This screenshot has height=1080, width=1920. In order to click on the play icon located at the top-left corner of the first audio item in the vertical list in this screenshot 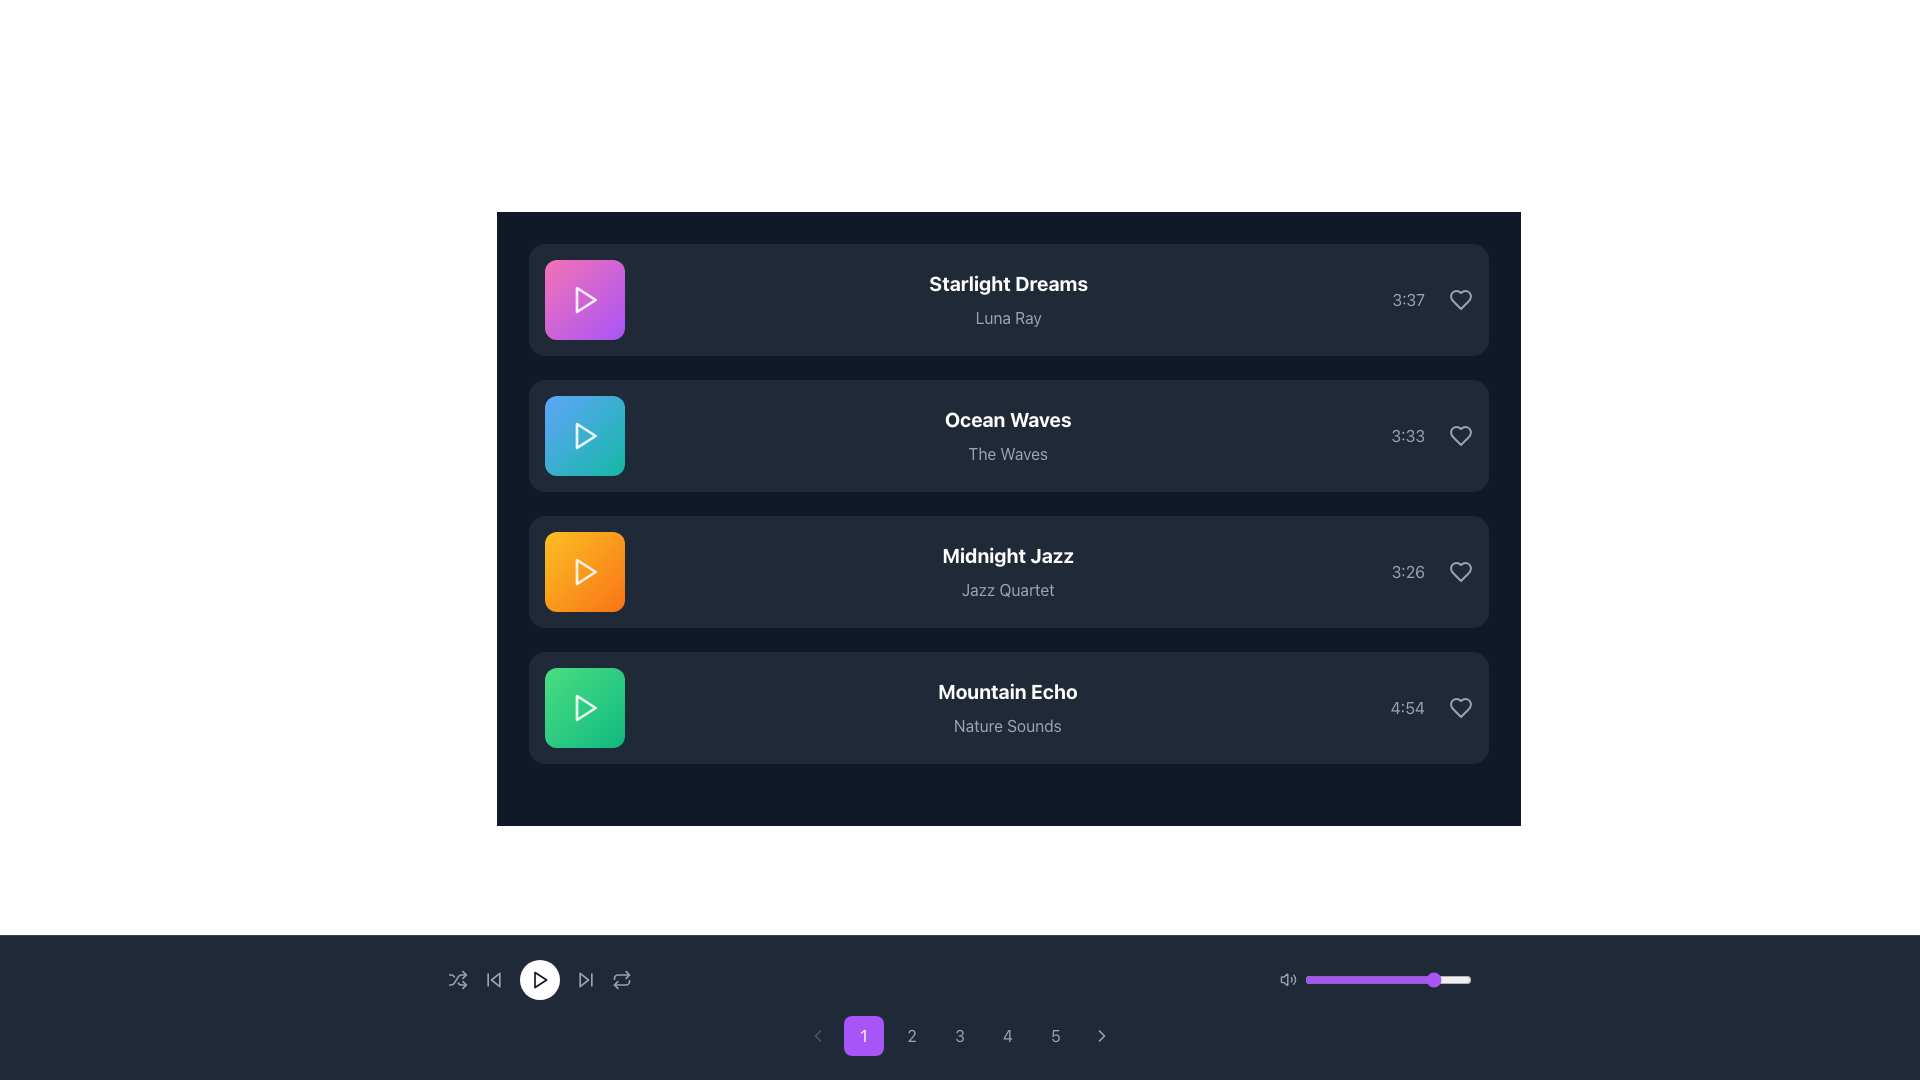, I will do `click(585, 300)`.